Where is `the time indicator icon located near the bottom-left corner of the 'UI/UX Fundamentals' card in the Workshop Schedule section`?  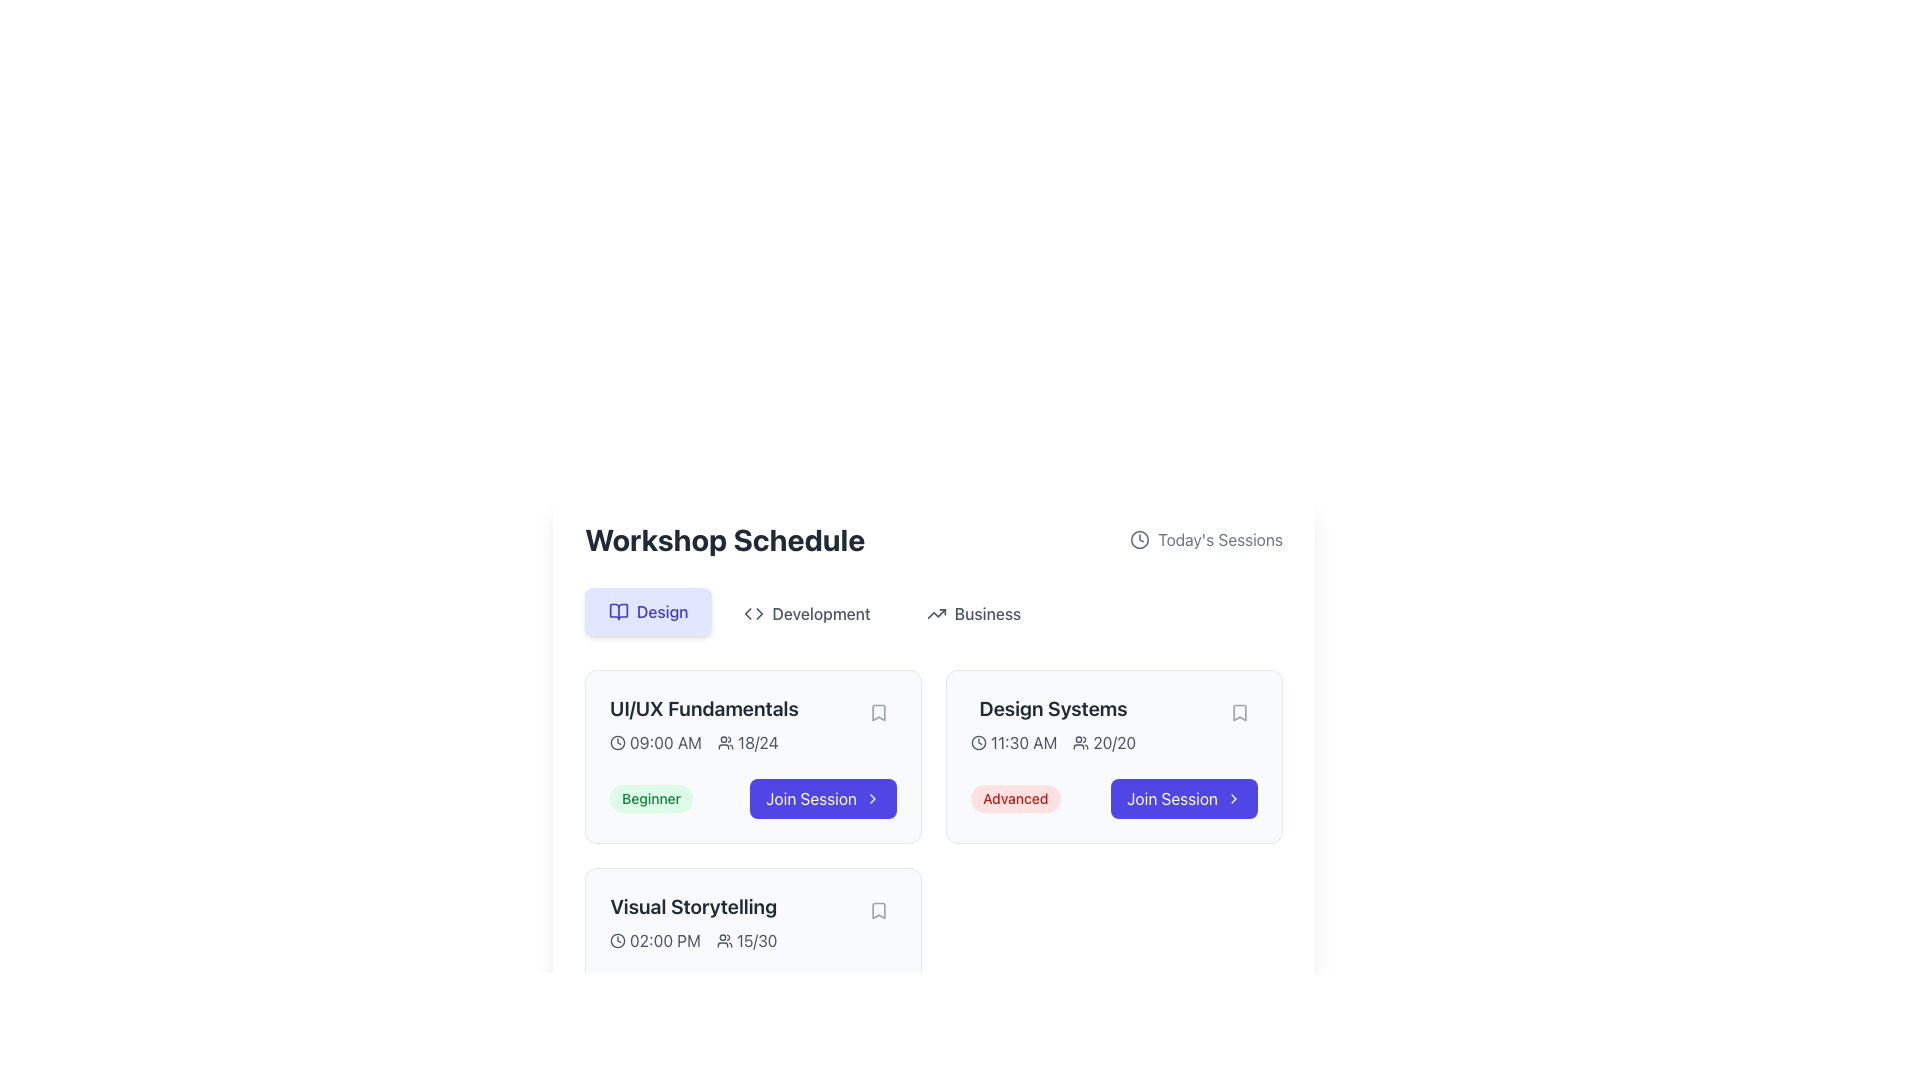
the time indicator icon located near the bottom-left corner of the 'UI/UX Fundamentals' card in the Workshop Schedule section is located at coordinates (617, 743).